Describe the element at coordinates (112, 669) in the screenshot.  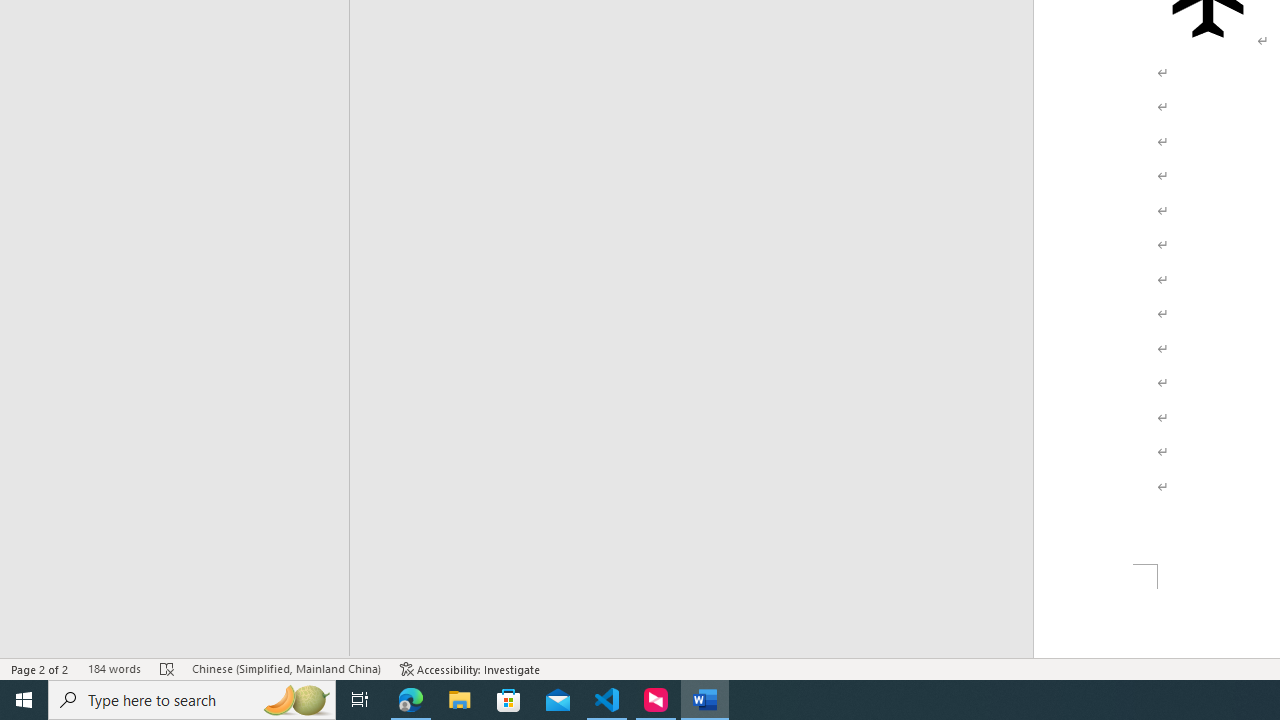
I see `'Word Count 184 words'` at that location.